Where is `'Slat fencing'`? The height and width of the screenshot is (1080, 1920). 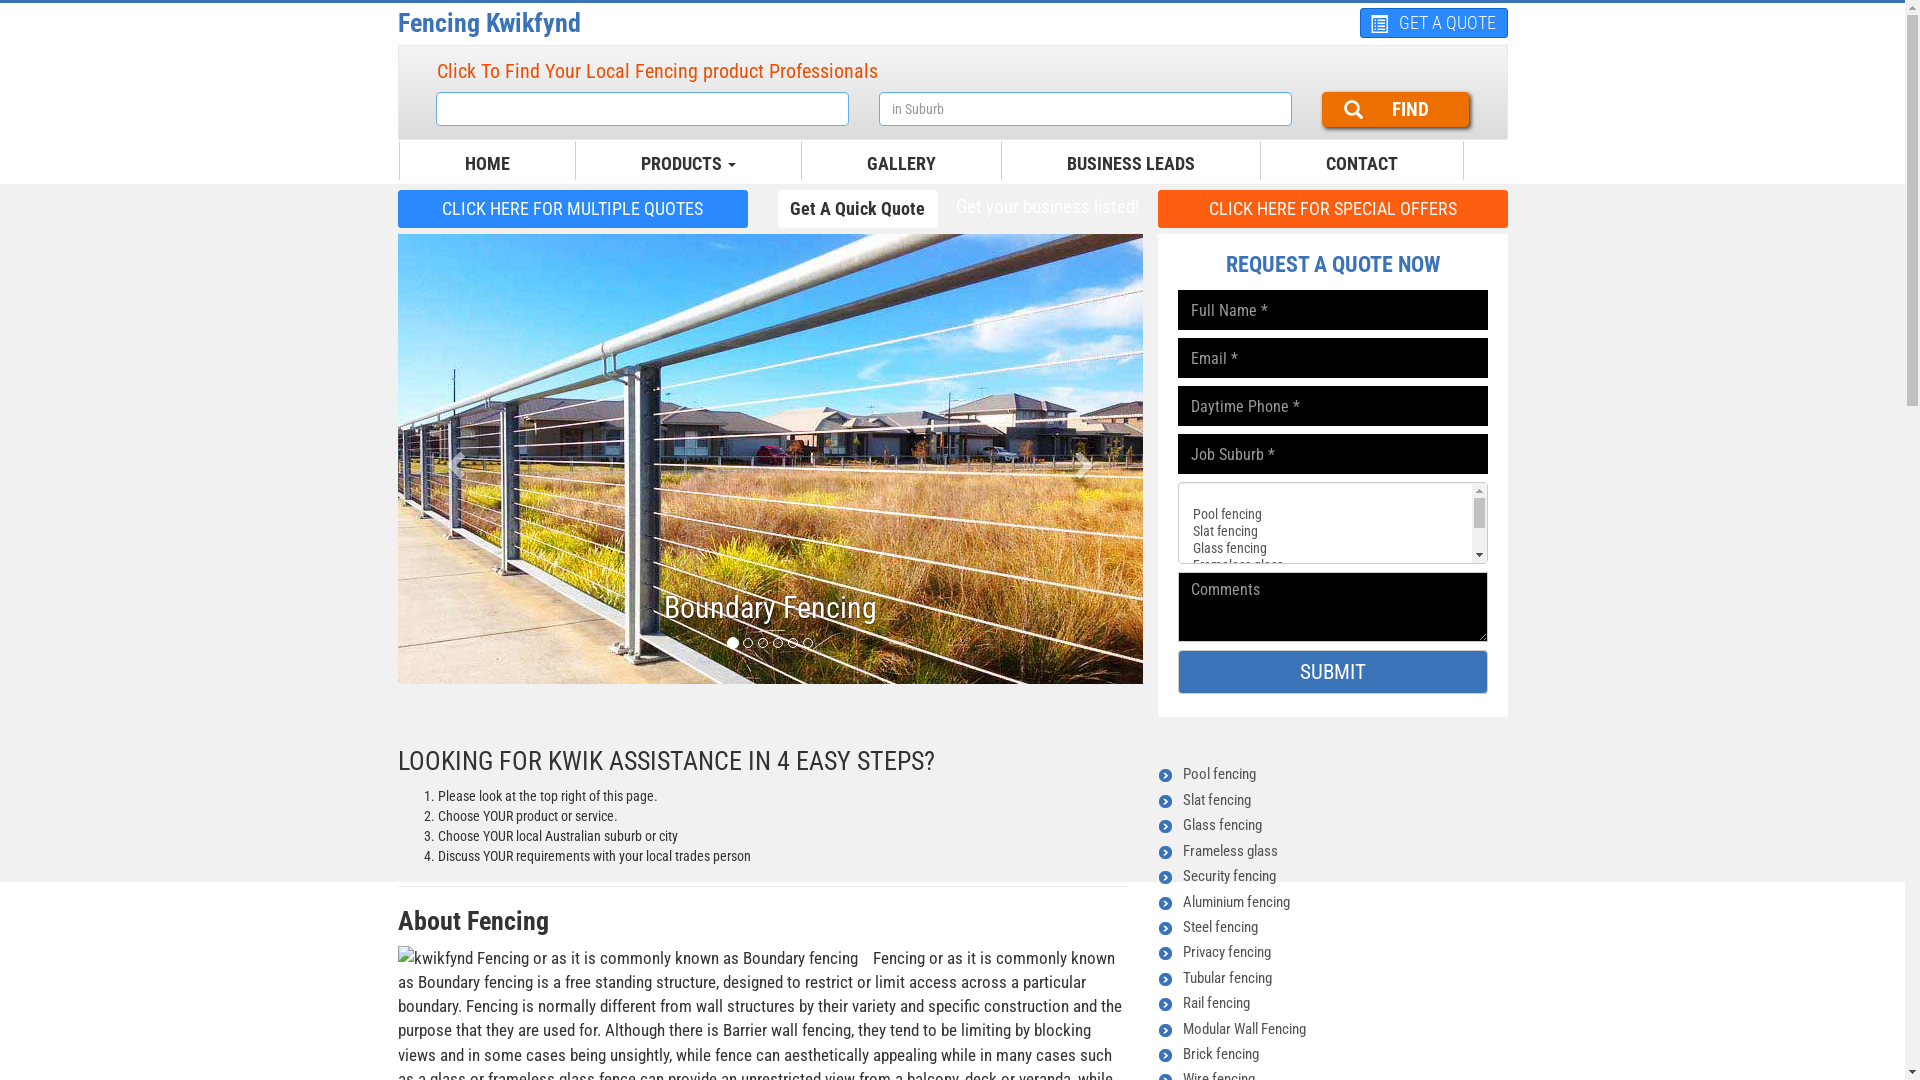
'Slat fencing' is located at coordinates (1214, 798).